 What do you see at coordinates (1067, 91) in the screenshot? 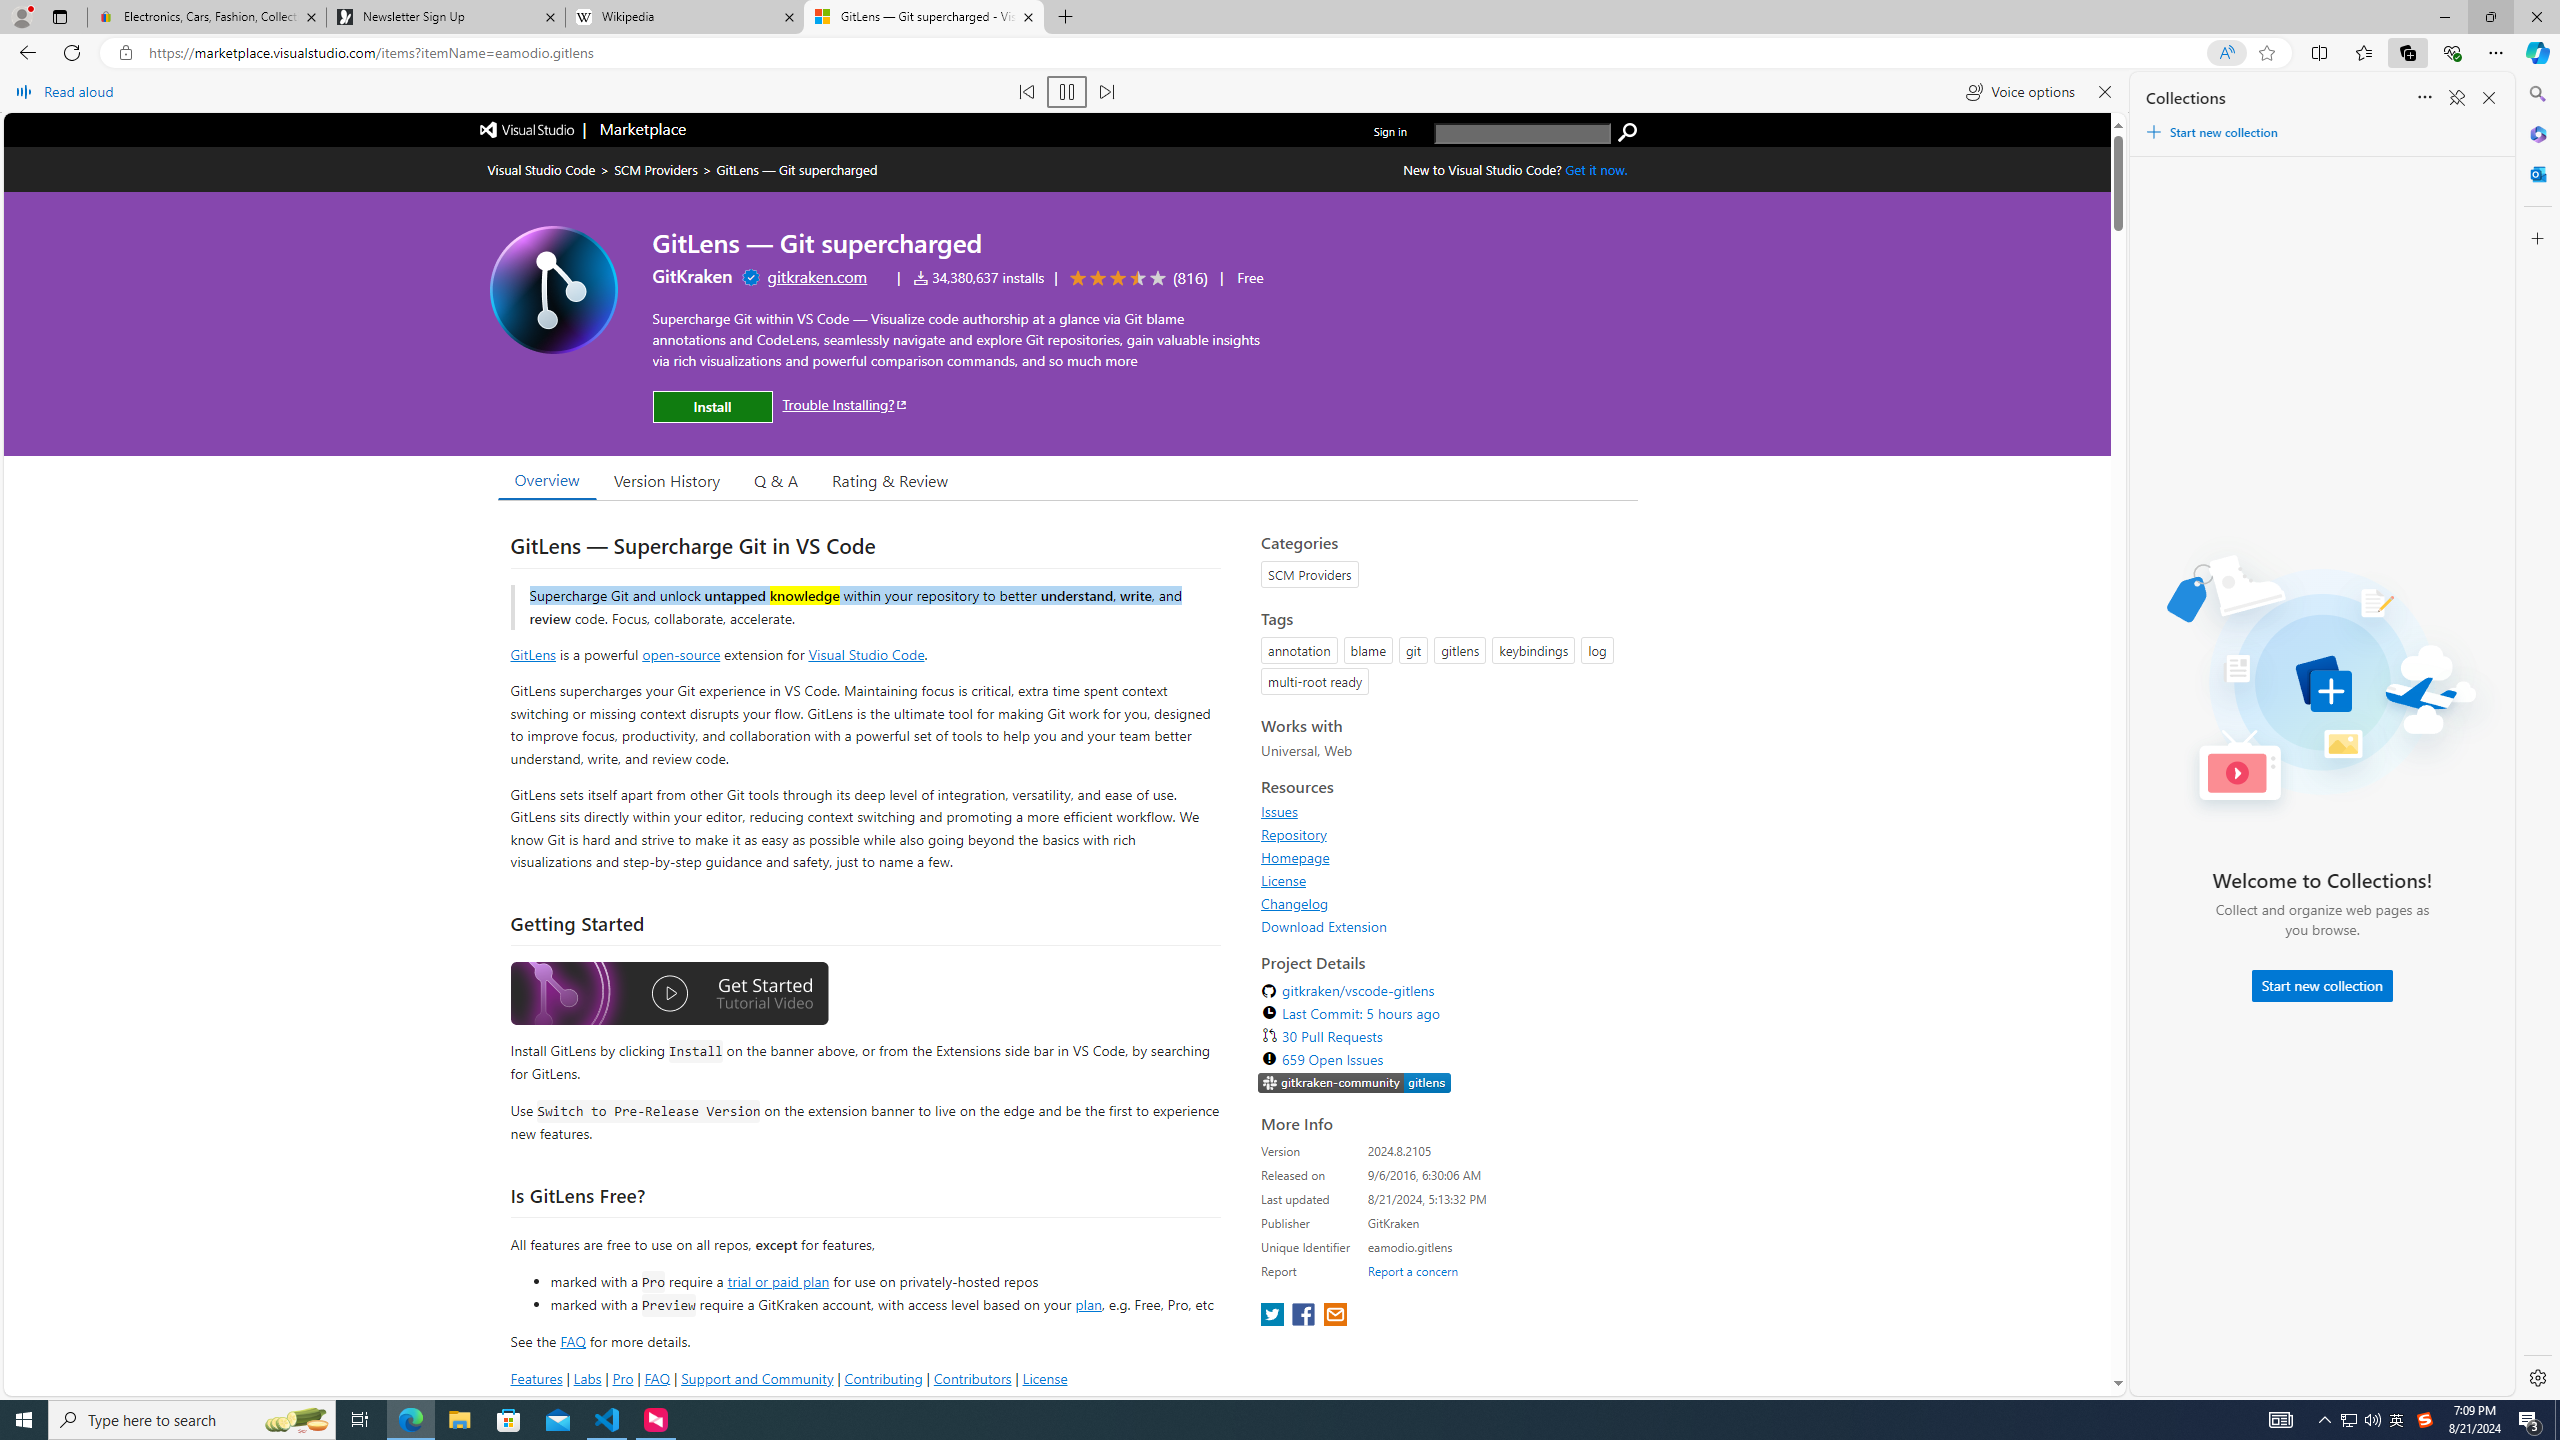
I see `'Pause read aloud (Ctrl+Shift+U)'` at bounding box center [1067, 91].